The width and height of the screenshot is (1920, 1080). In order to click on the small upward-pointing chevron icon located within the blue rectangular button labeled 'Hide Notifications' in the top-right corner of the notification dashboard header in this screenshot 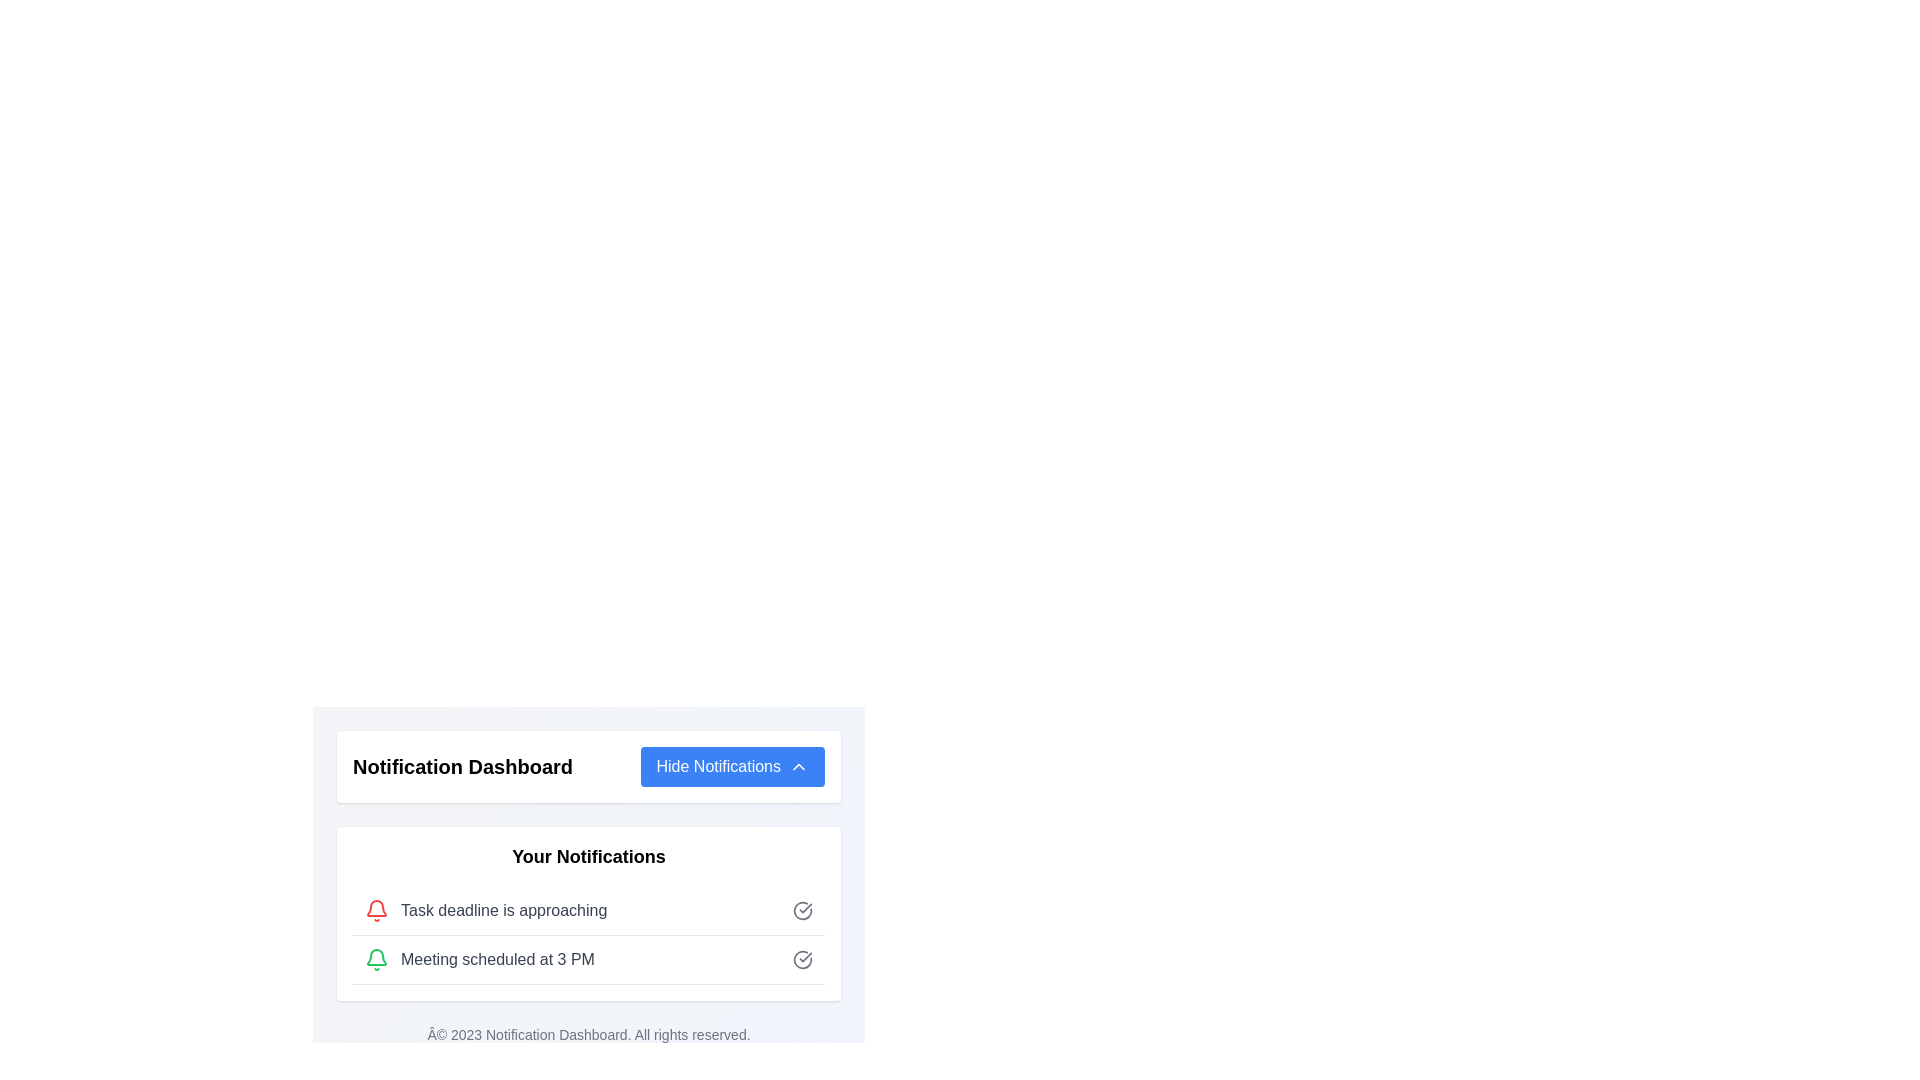, I will do `click(797, 766)`.